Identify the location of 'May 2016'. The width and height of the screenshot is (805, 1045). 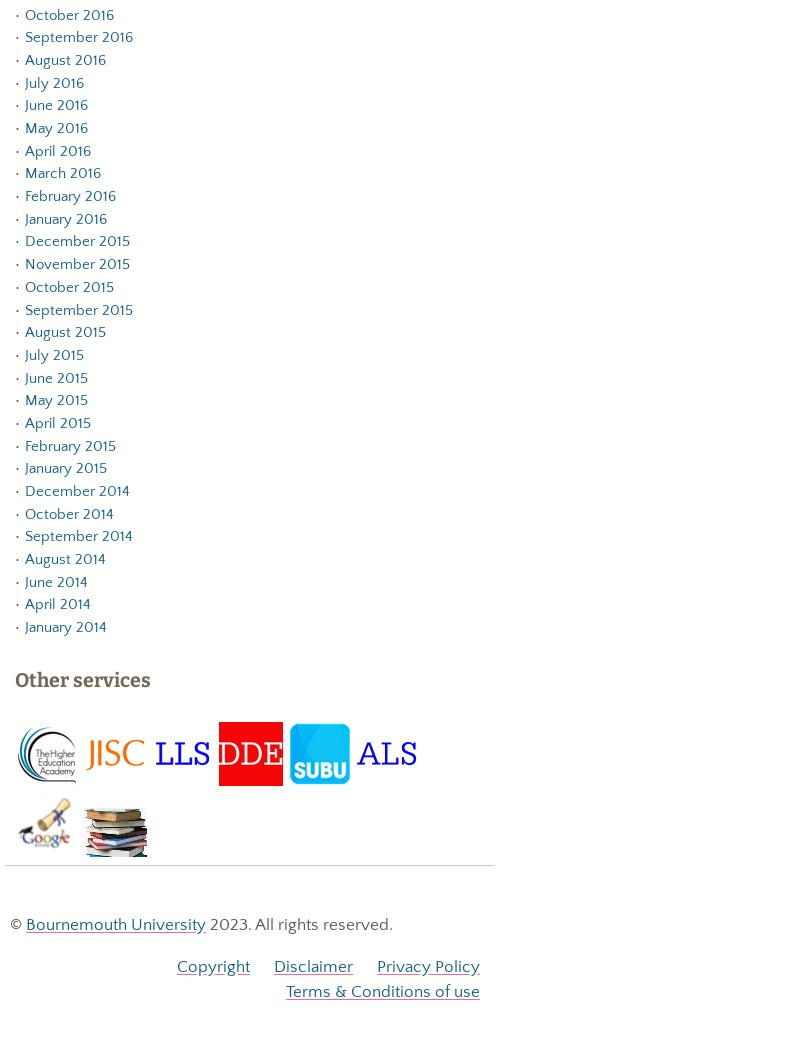
(25, 127).